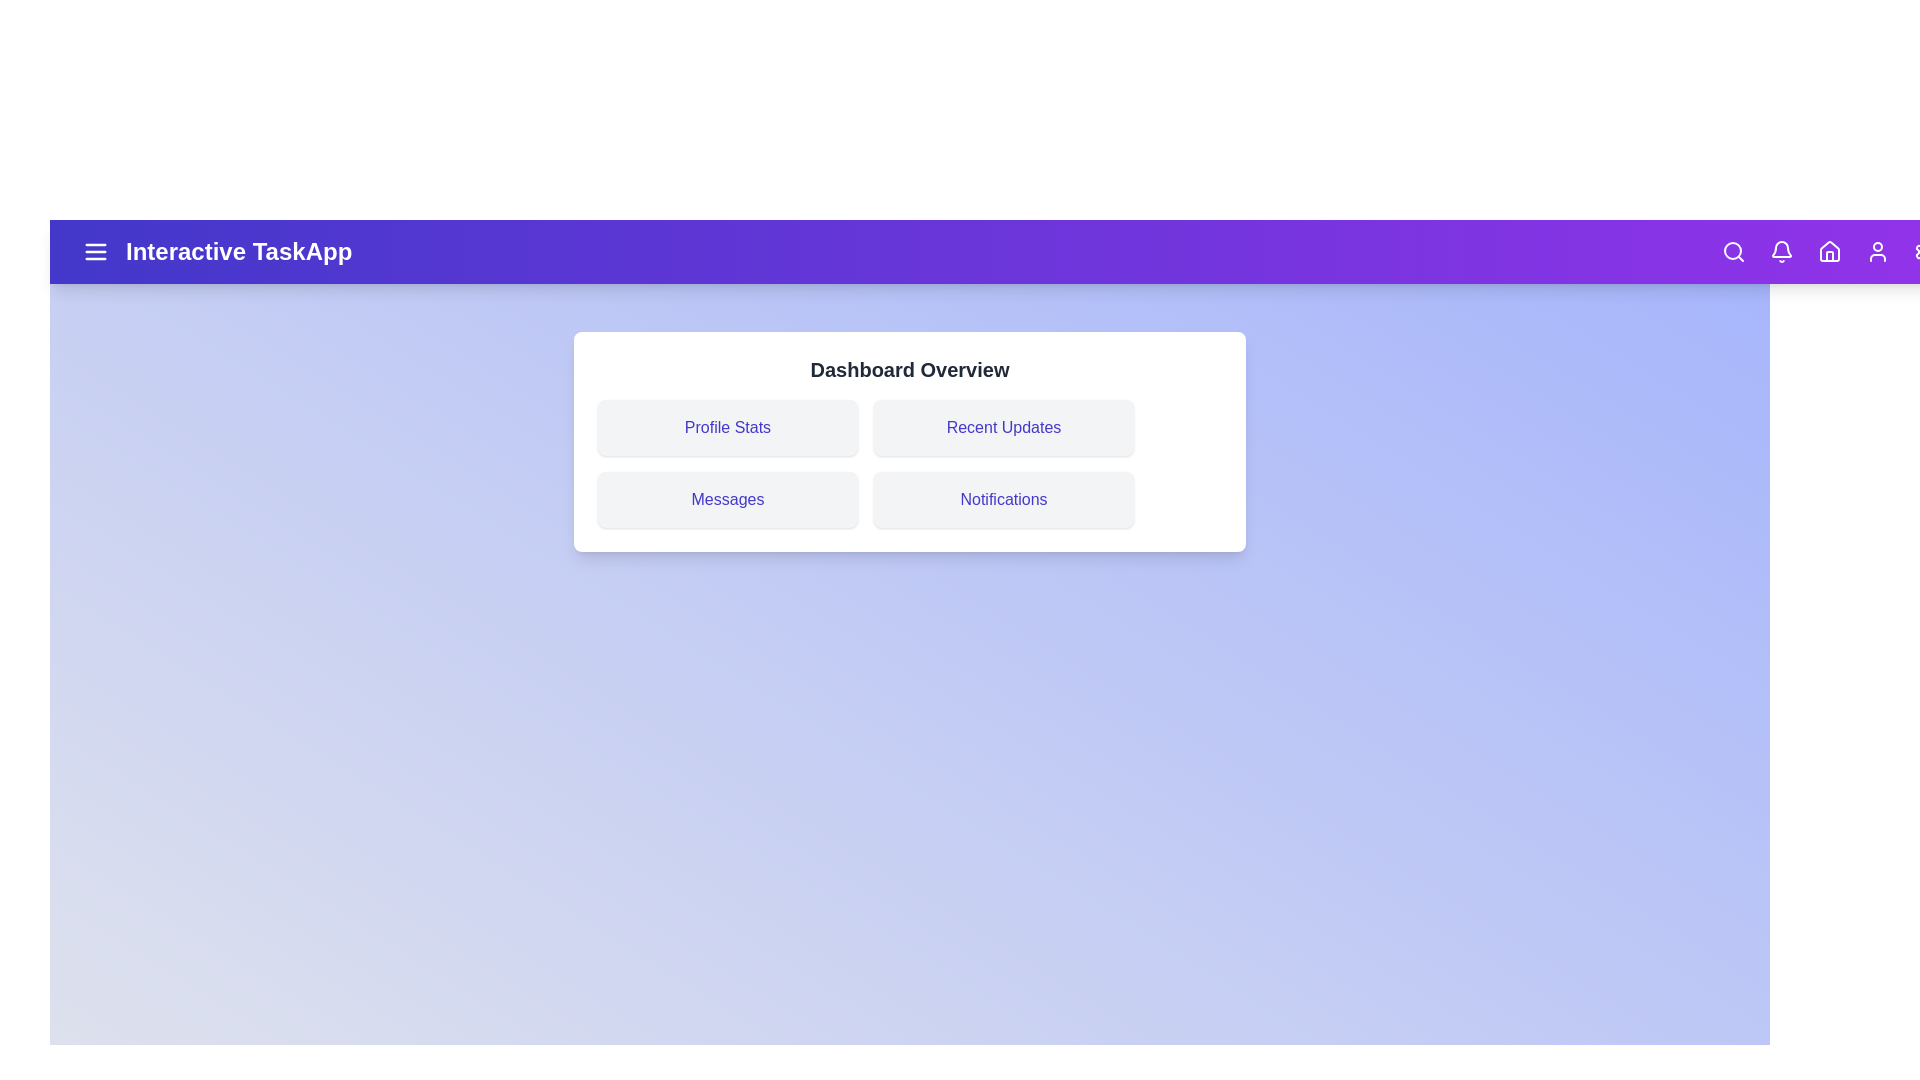 Image resolution: width=1920 pixels, height=1080 pixels. I want to click on the 'Messages' section, so click(727, 499).